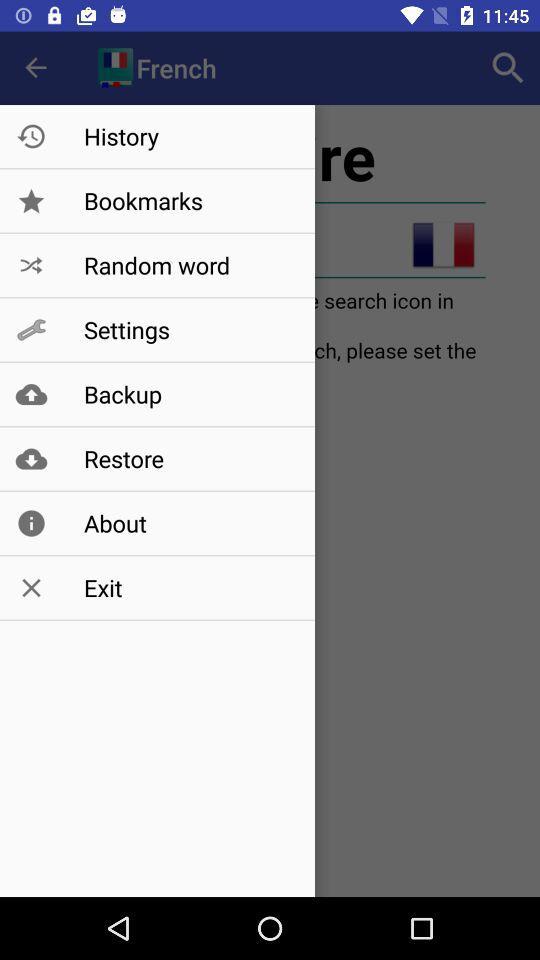 Image resolution: width=540 pixels, height=960 pixels. What do you see at coordinates (189, 264) in the screenshot?
I see `the random word` at bounding box center [189, 264].